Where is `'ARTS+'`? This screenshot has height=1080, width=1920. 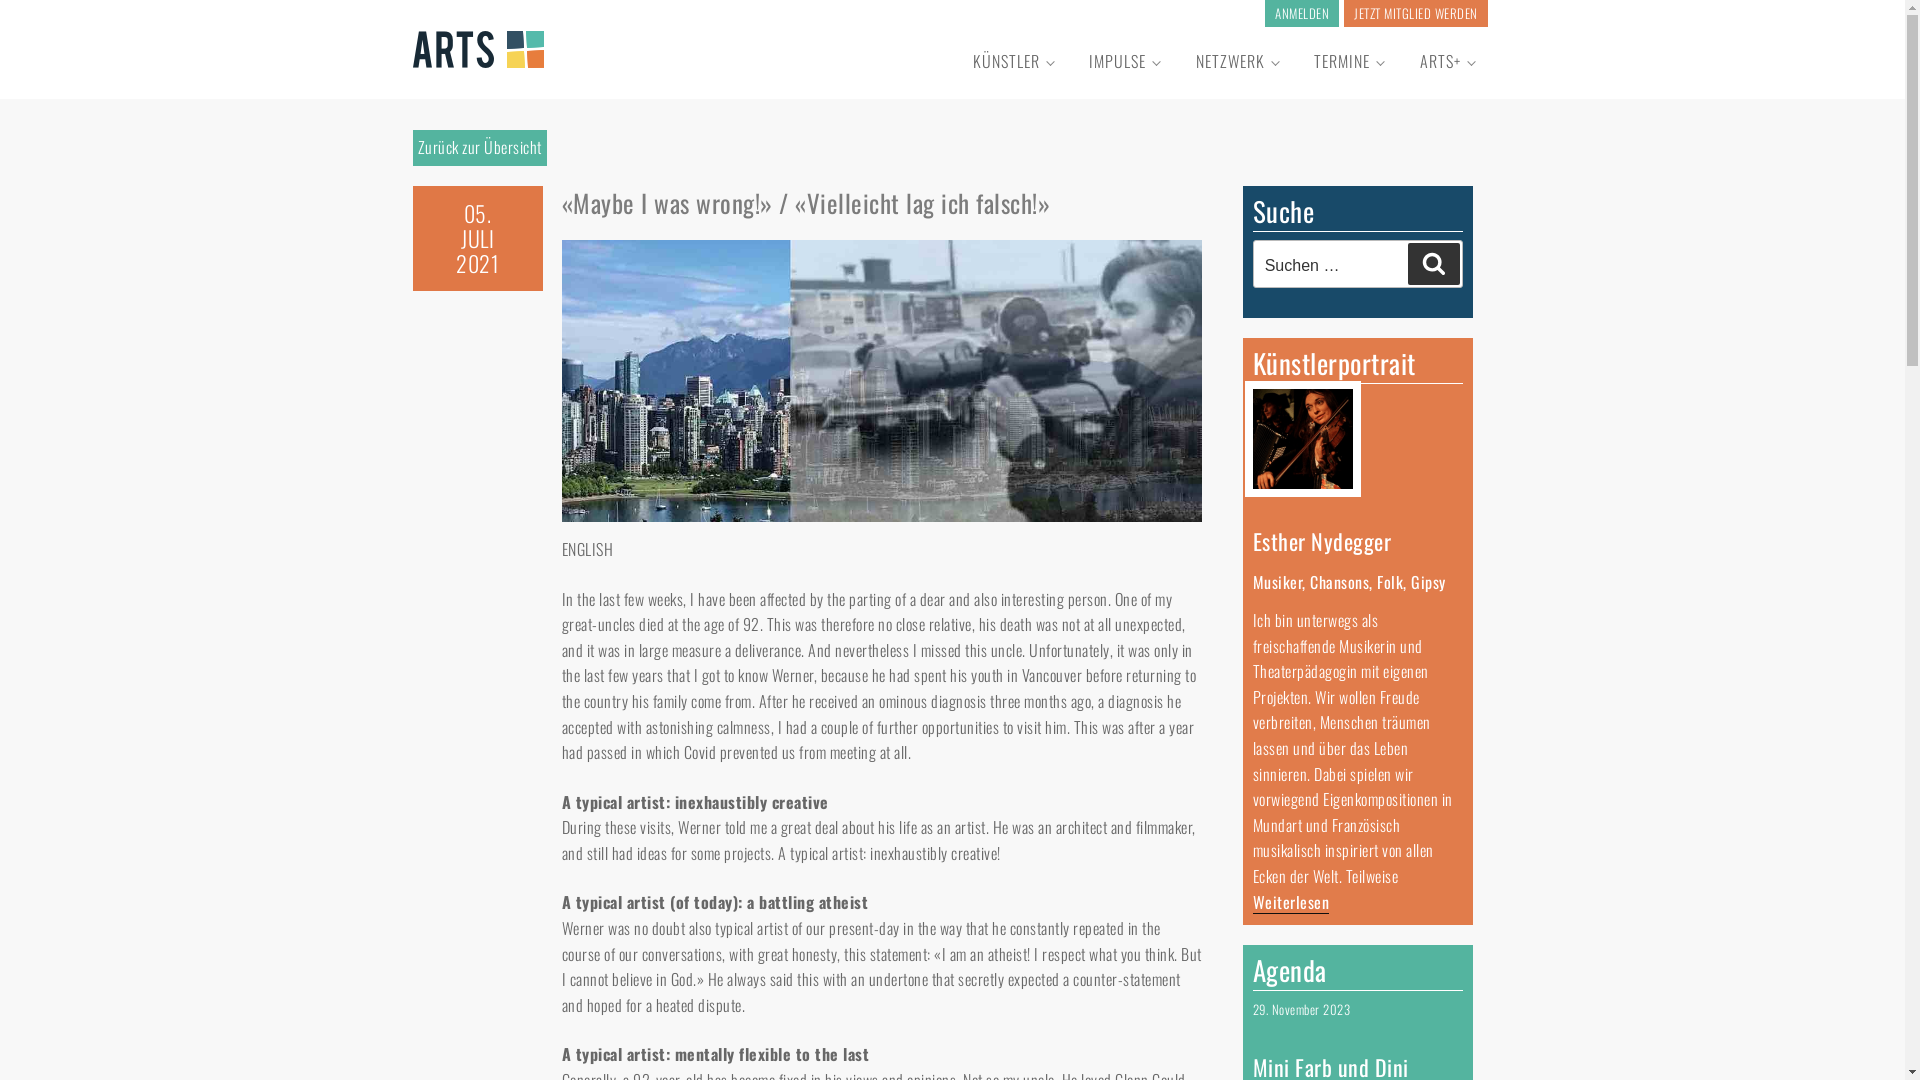 'ARTS+' is located at coordinates (1447, 60).